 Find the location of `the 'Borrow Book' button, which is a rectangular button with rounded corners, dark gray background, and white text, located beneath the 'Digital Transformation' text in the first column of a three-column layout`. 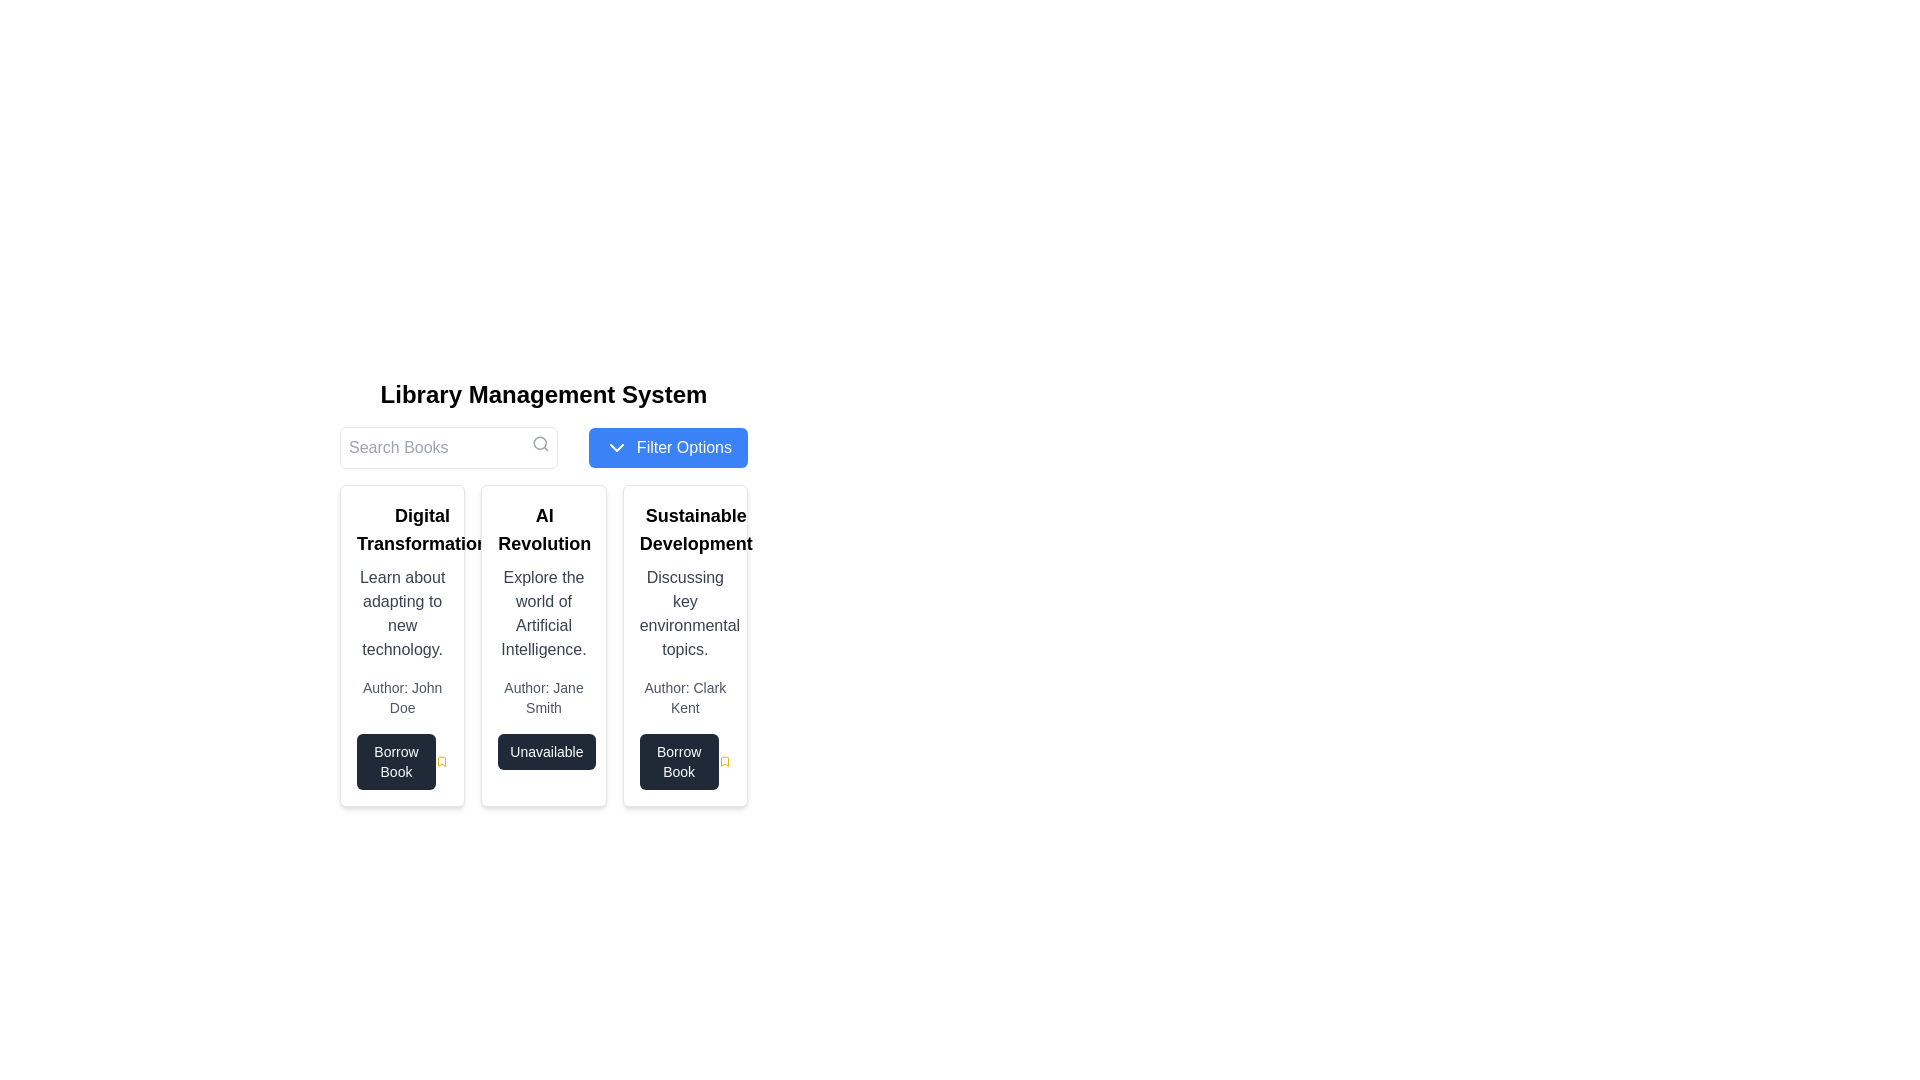

the 'Borrow Book' button, which is a rectangular button with rounded corners, dark gray background, and white text, located beneath the 'Digital Transformation' text in the first column of a three-column layout is located at coordinates (396, 762).